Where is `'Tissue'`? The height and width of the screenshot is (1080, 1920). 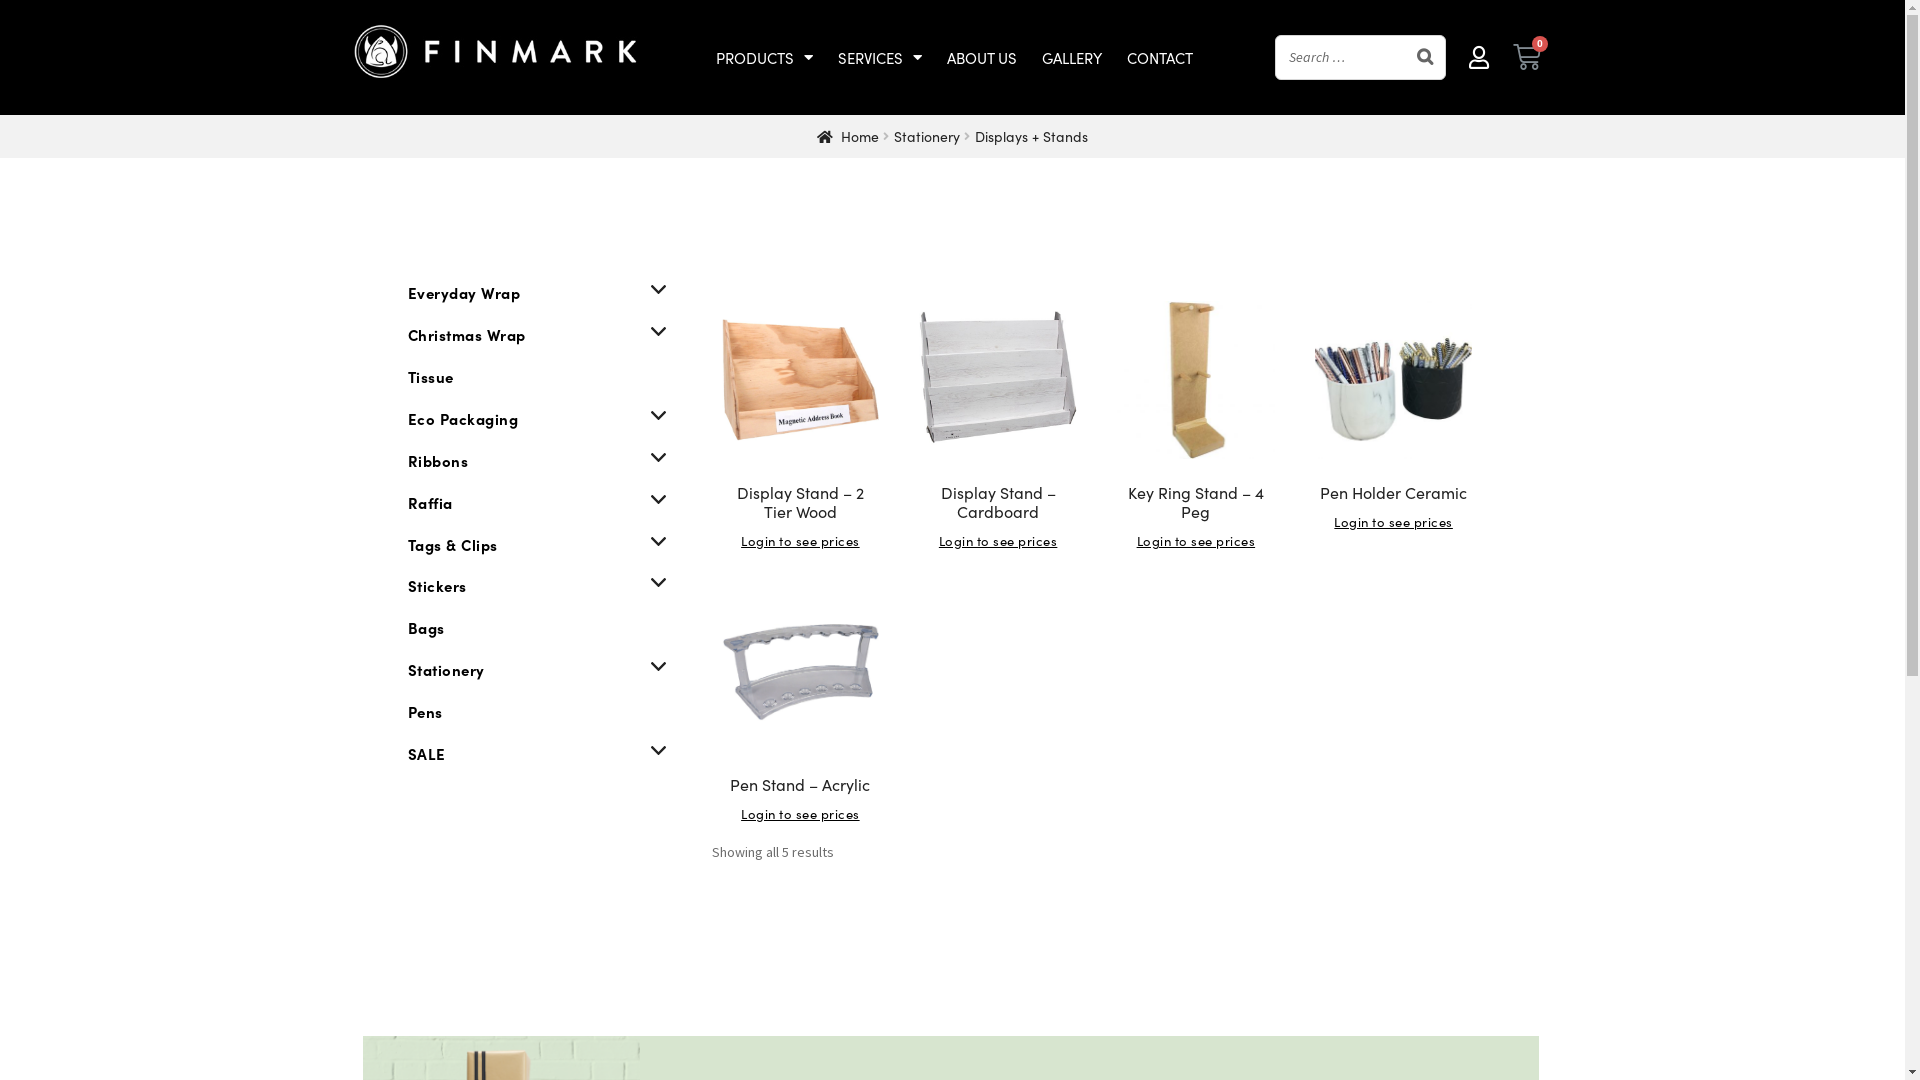
'Tissue' is located at coordinates (430, 376).